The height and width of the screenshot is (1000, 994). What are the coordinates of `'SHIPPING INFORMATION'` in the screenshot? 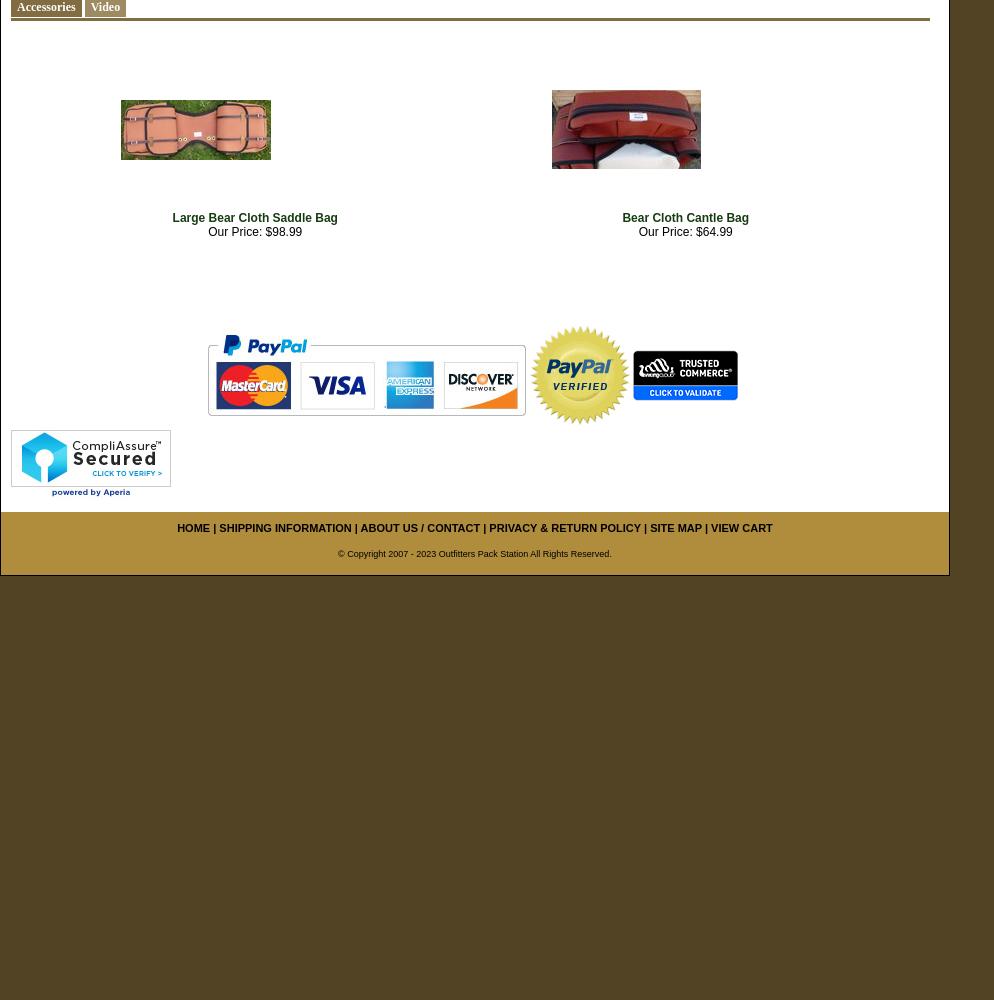 It's located at (284, 528).